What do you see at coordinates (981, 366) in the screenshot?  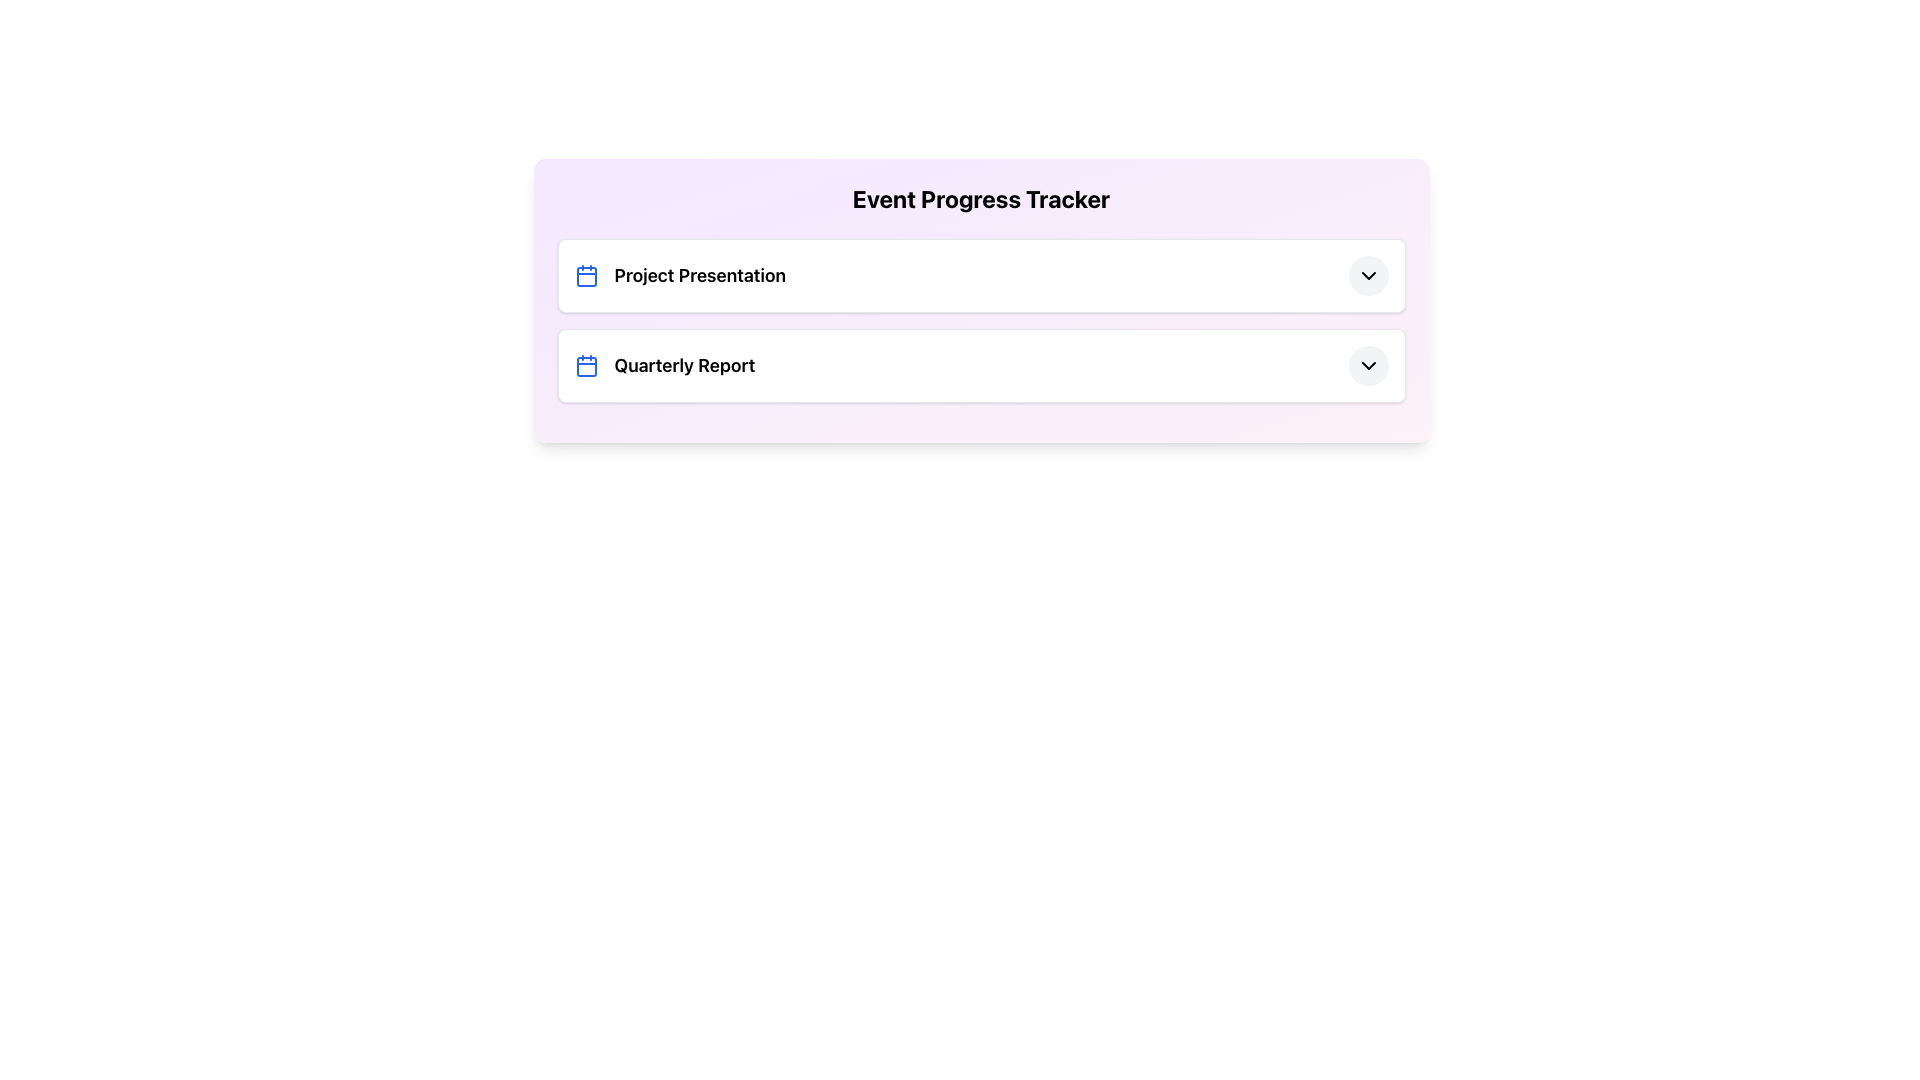 I see `the dropdown arrow on the 'Quarterly Report' list item` at bounding box center [981, 366].